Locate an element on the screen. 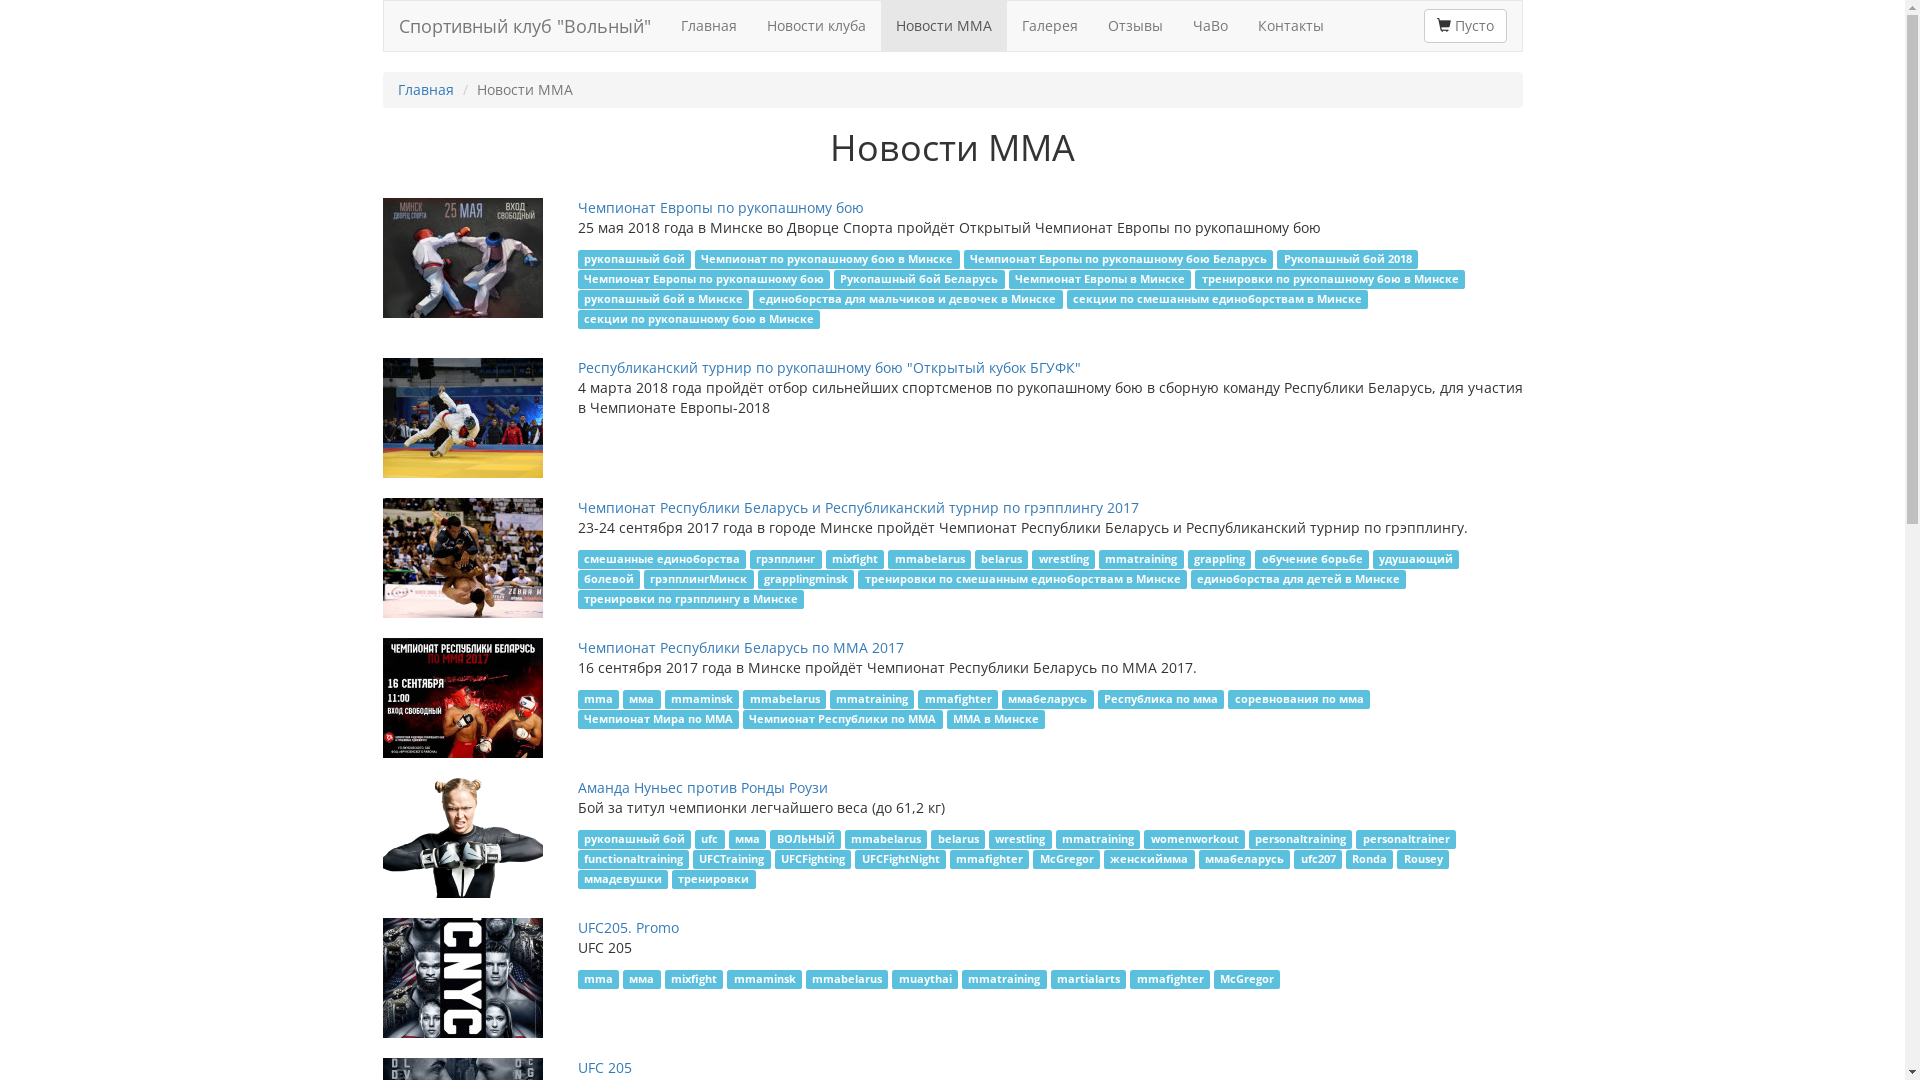 This screenshot has width=1920, height=1080. 'functionaltraining' is located at coordinates (632, 858).